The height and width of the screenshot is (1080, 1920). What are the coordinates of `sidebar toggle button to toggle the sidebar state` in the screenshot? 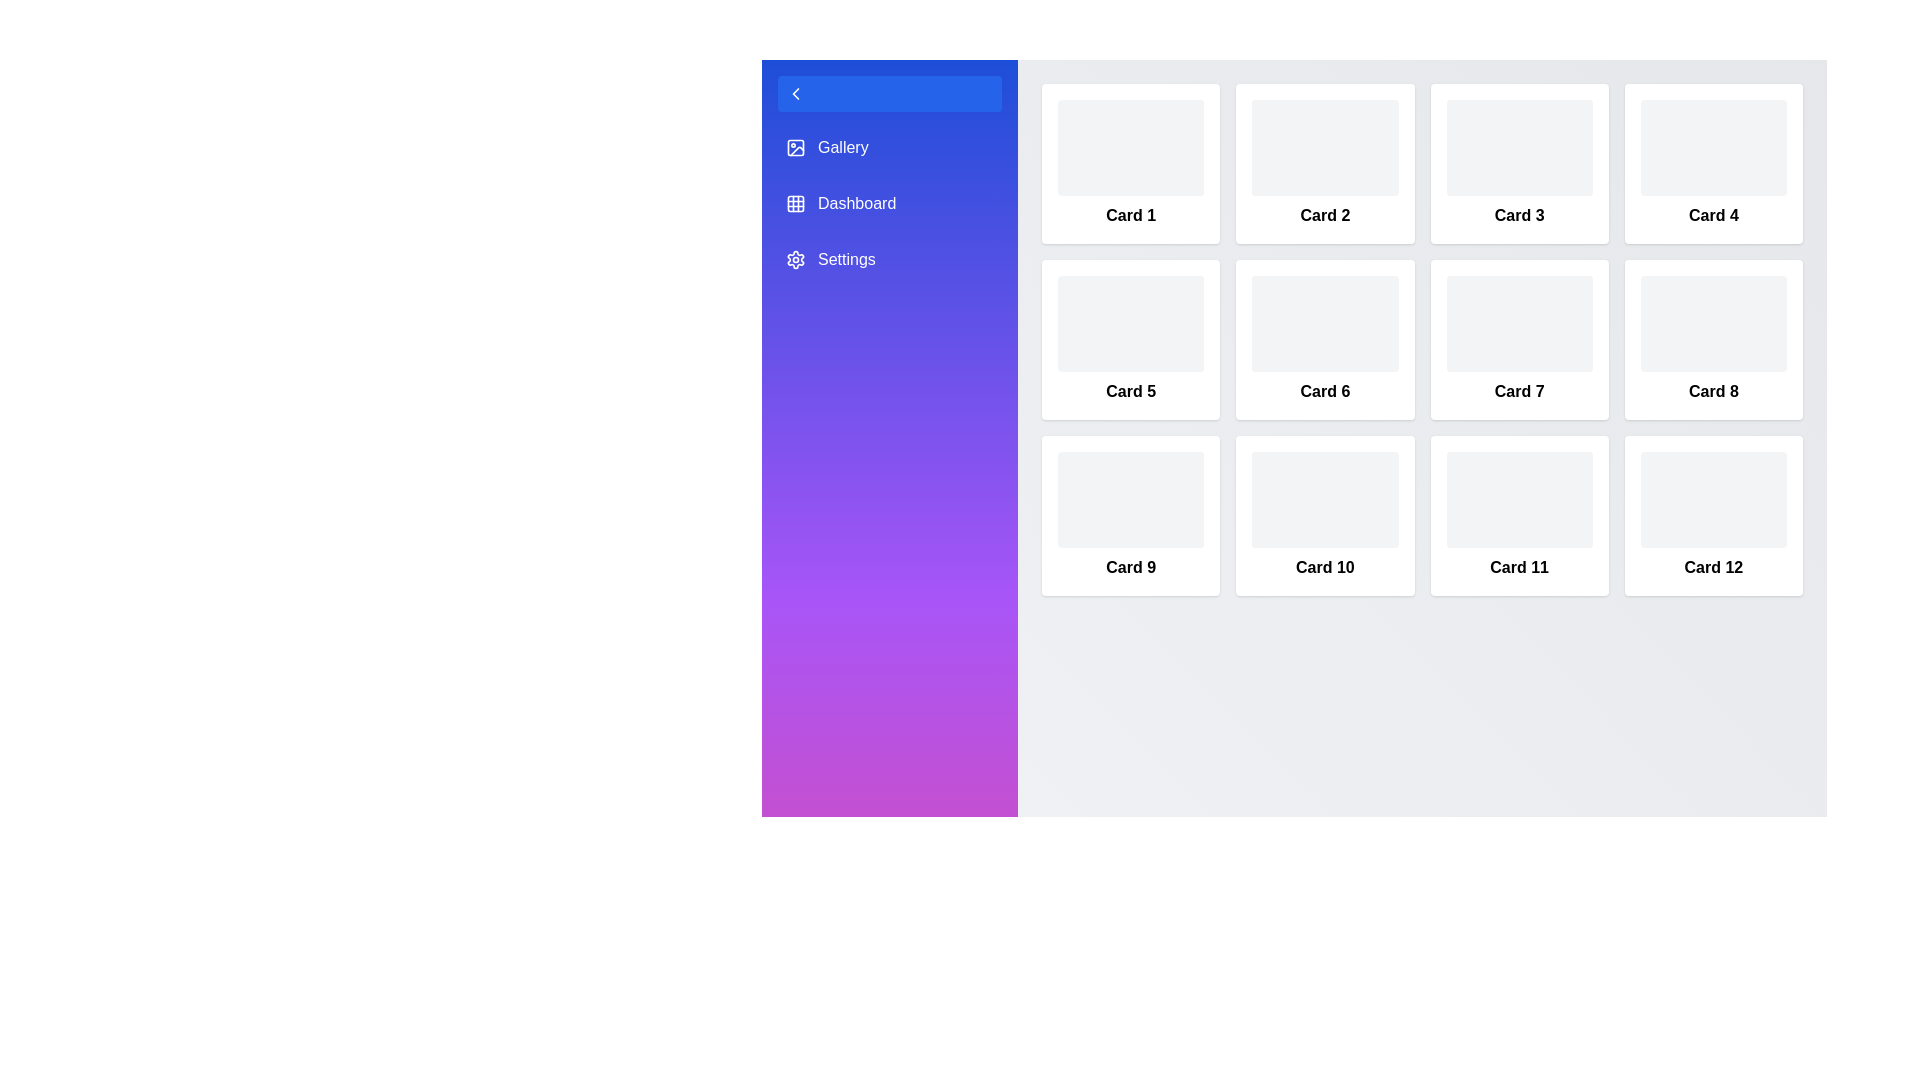 It's located at (888, 93).